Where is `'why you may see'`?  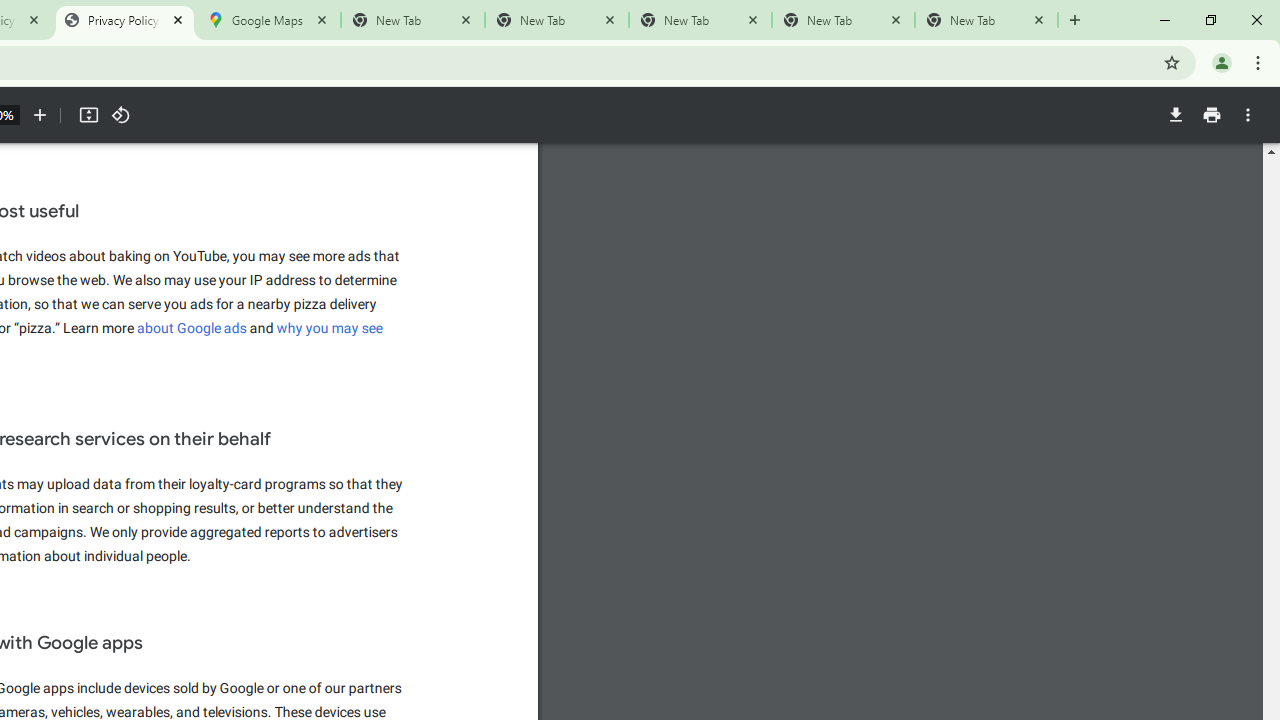 'why you may see' is located at coordinates (330, 327).